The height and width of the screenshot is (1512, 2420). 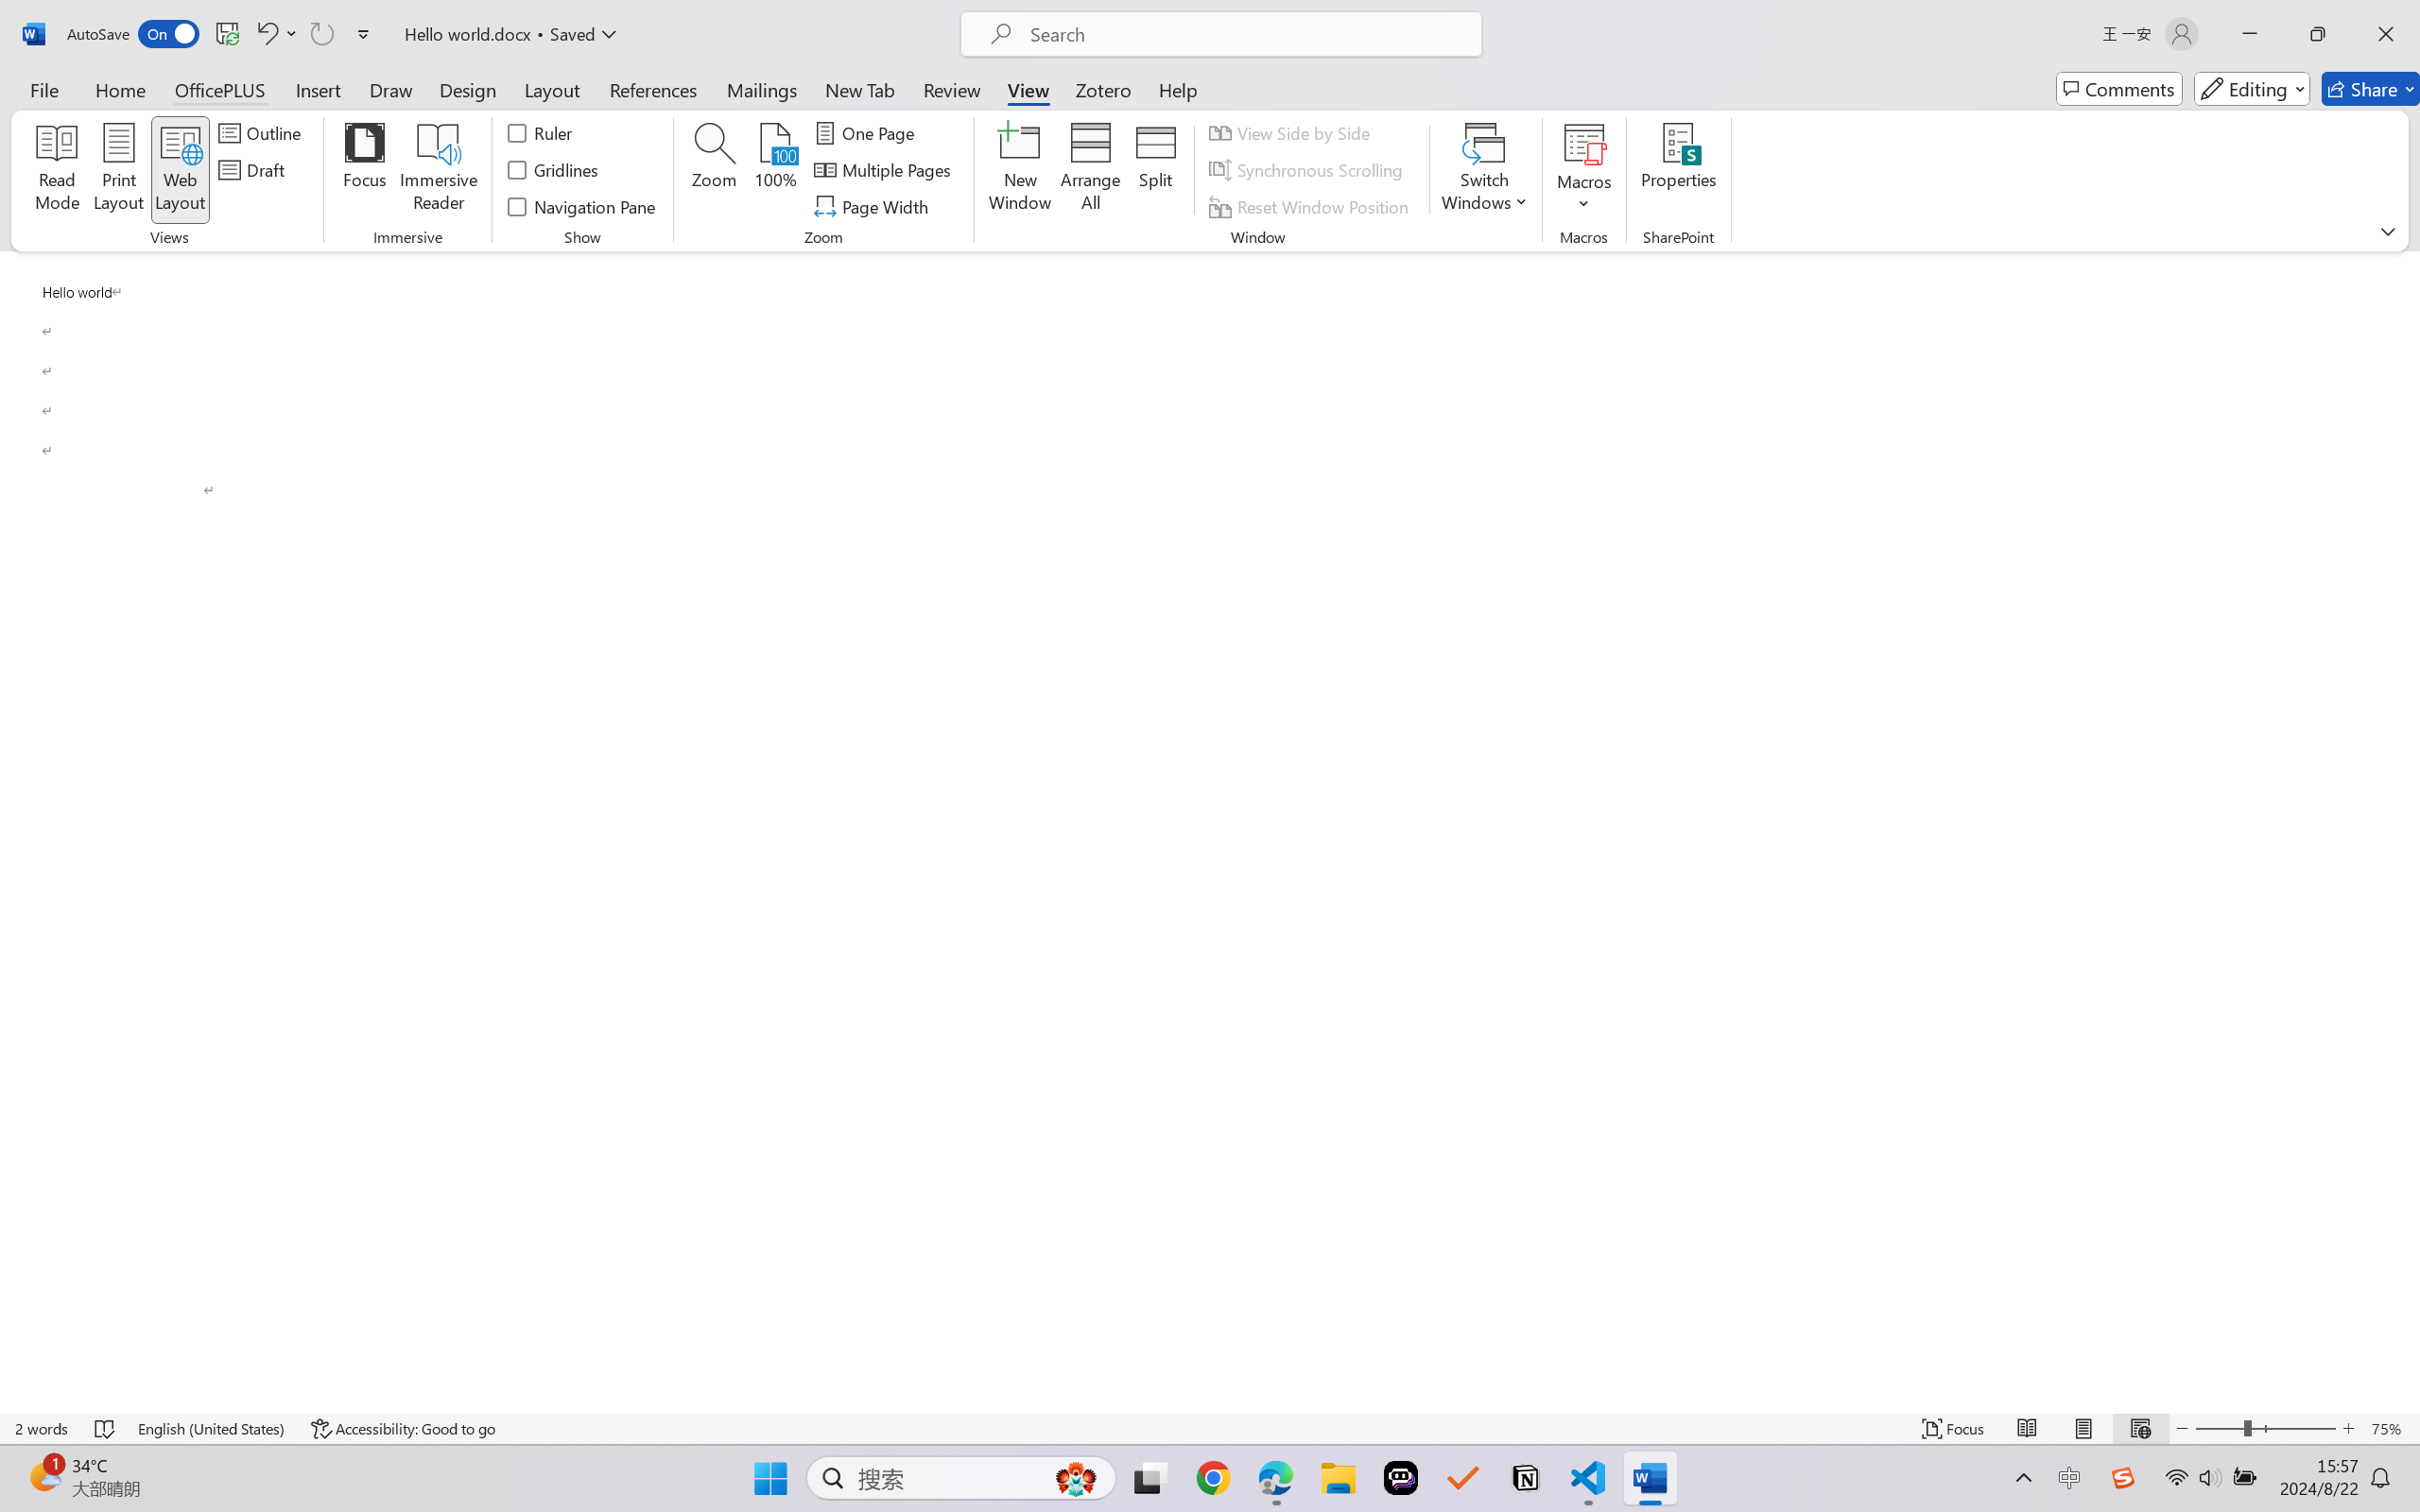 What do you see at coordinates (438, 170) in the screenshot?
I see `'Immersive Reader'` at bounding box center [438, 170].